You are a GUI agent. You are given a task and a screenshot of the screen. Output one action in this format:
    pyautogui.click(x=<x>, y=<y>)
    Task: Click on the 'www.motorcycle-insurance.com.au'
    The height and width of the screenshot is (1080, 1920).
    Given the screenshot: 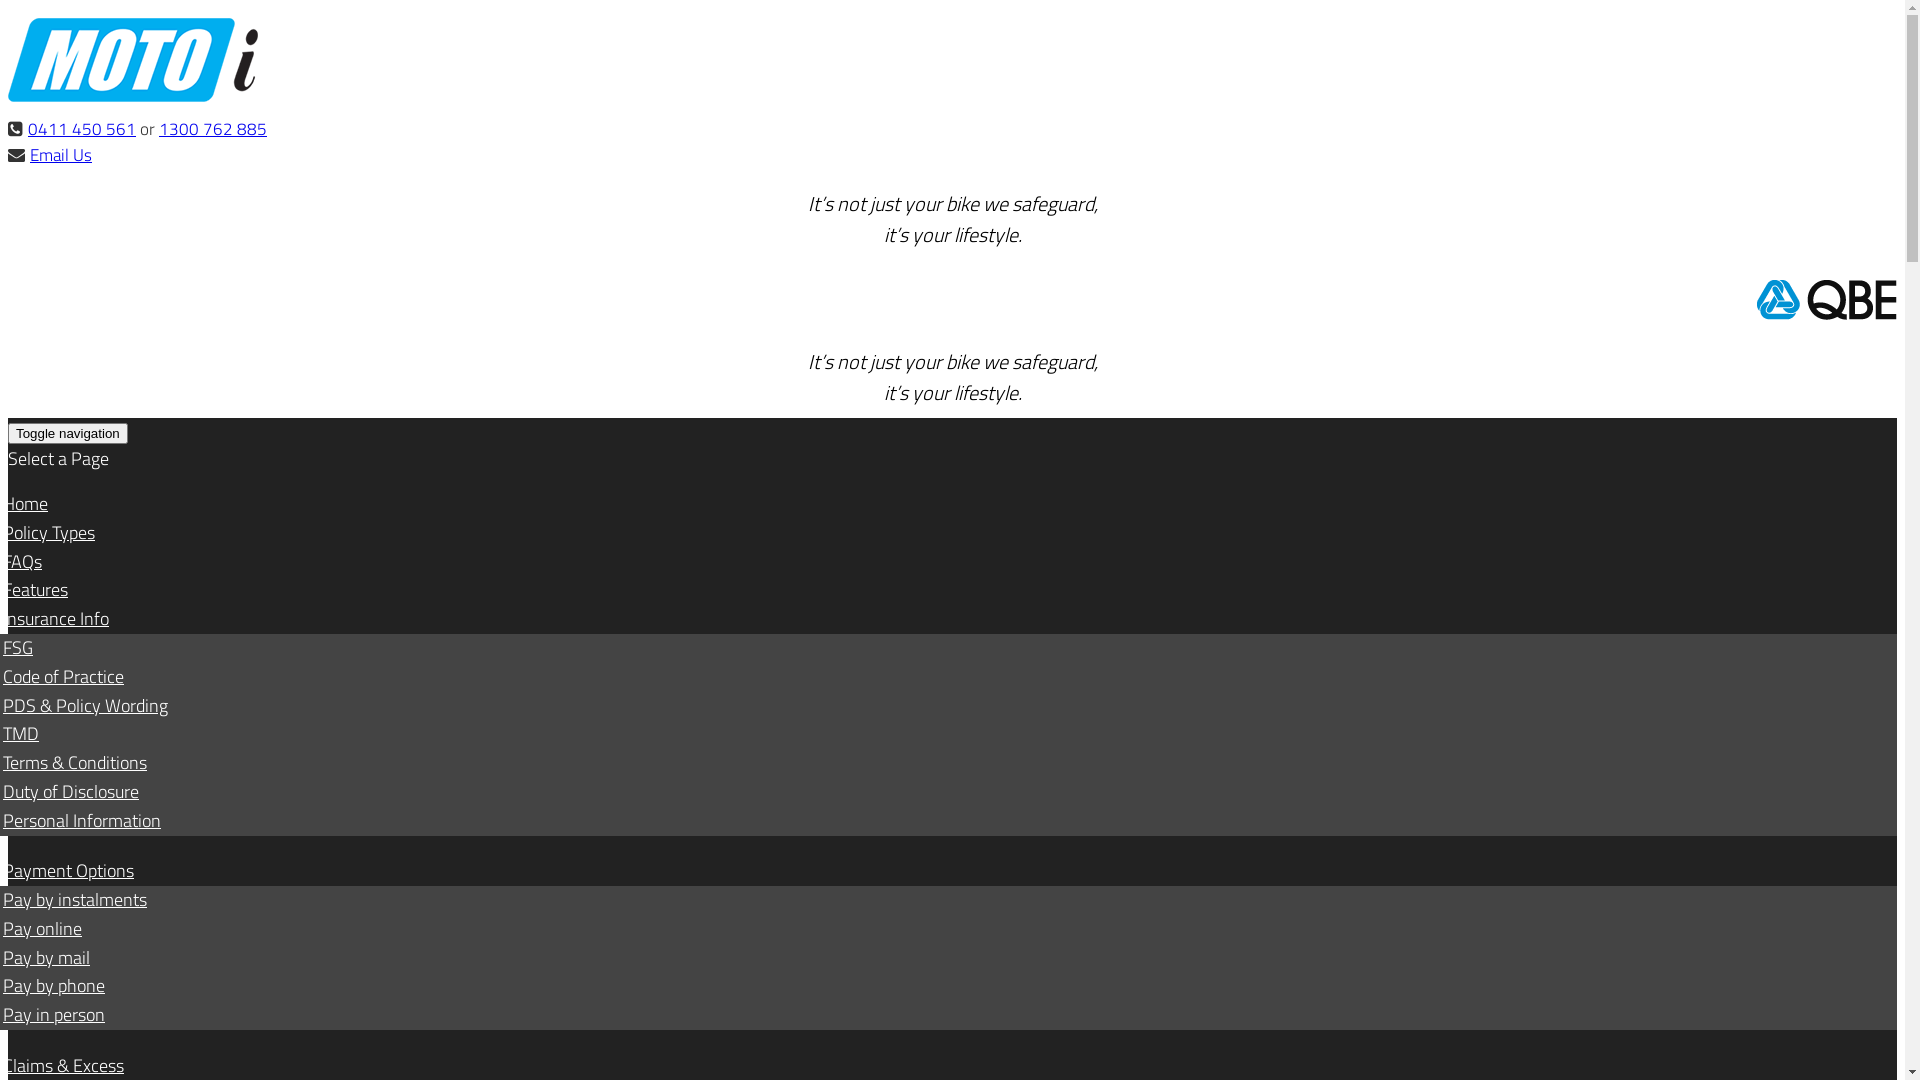 What is the action you would take?
    pyautogui.click(x=132, y=59)
    